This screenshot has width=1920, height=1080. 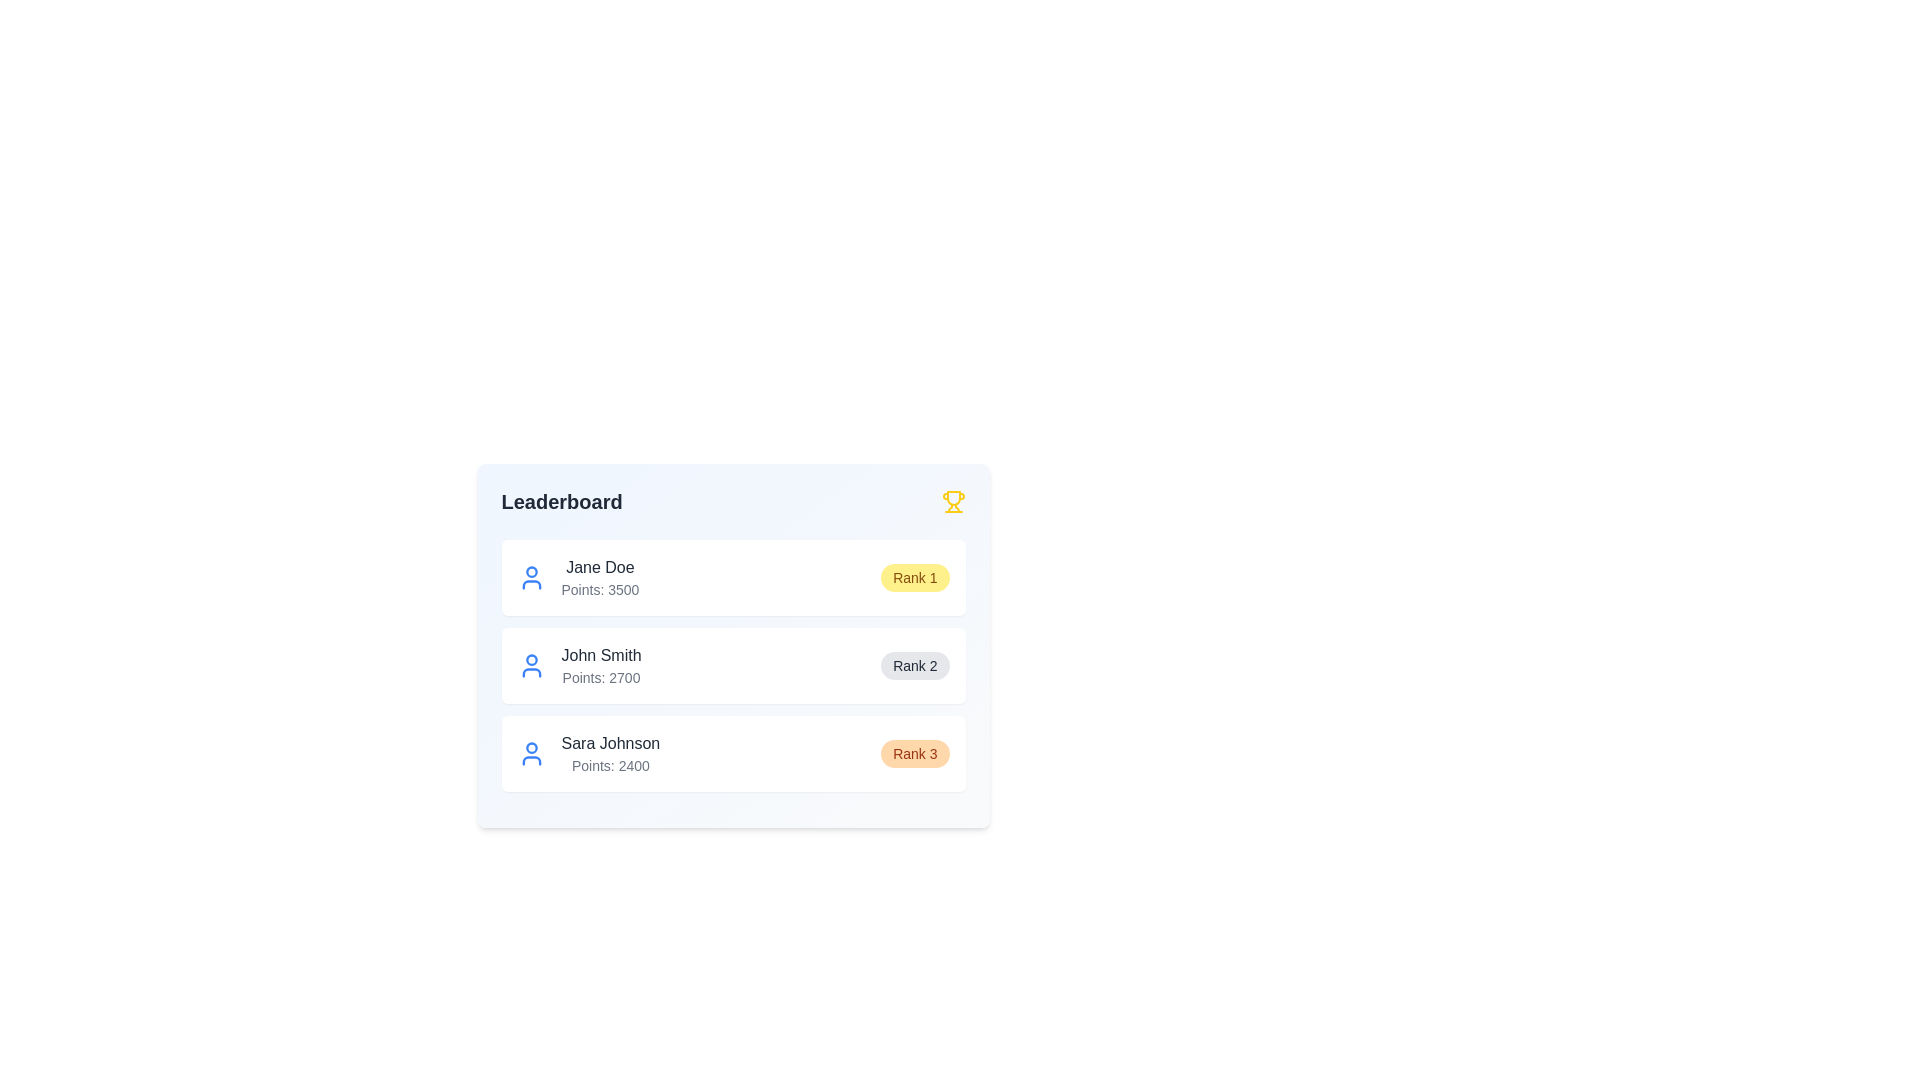 I want to click on the static text label that reads 'Points: 3500', which is styled in gray and positioned below the 'Jane Doe' text in the leaderboard, so click(x=599, y=589).